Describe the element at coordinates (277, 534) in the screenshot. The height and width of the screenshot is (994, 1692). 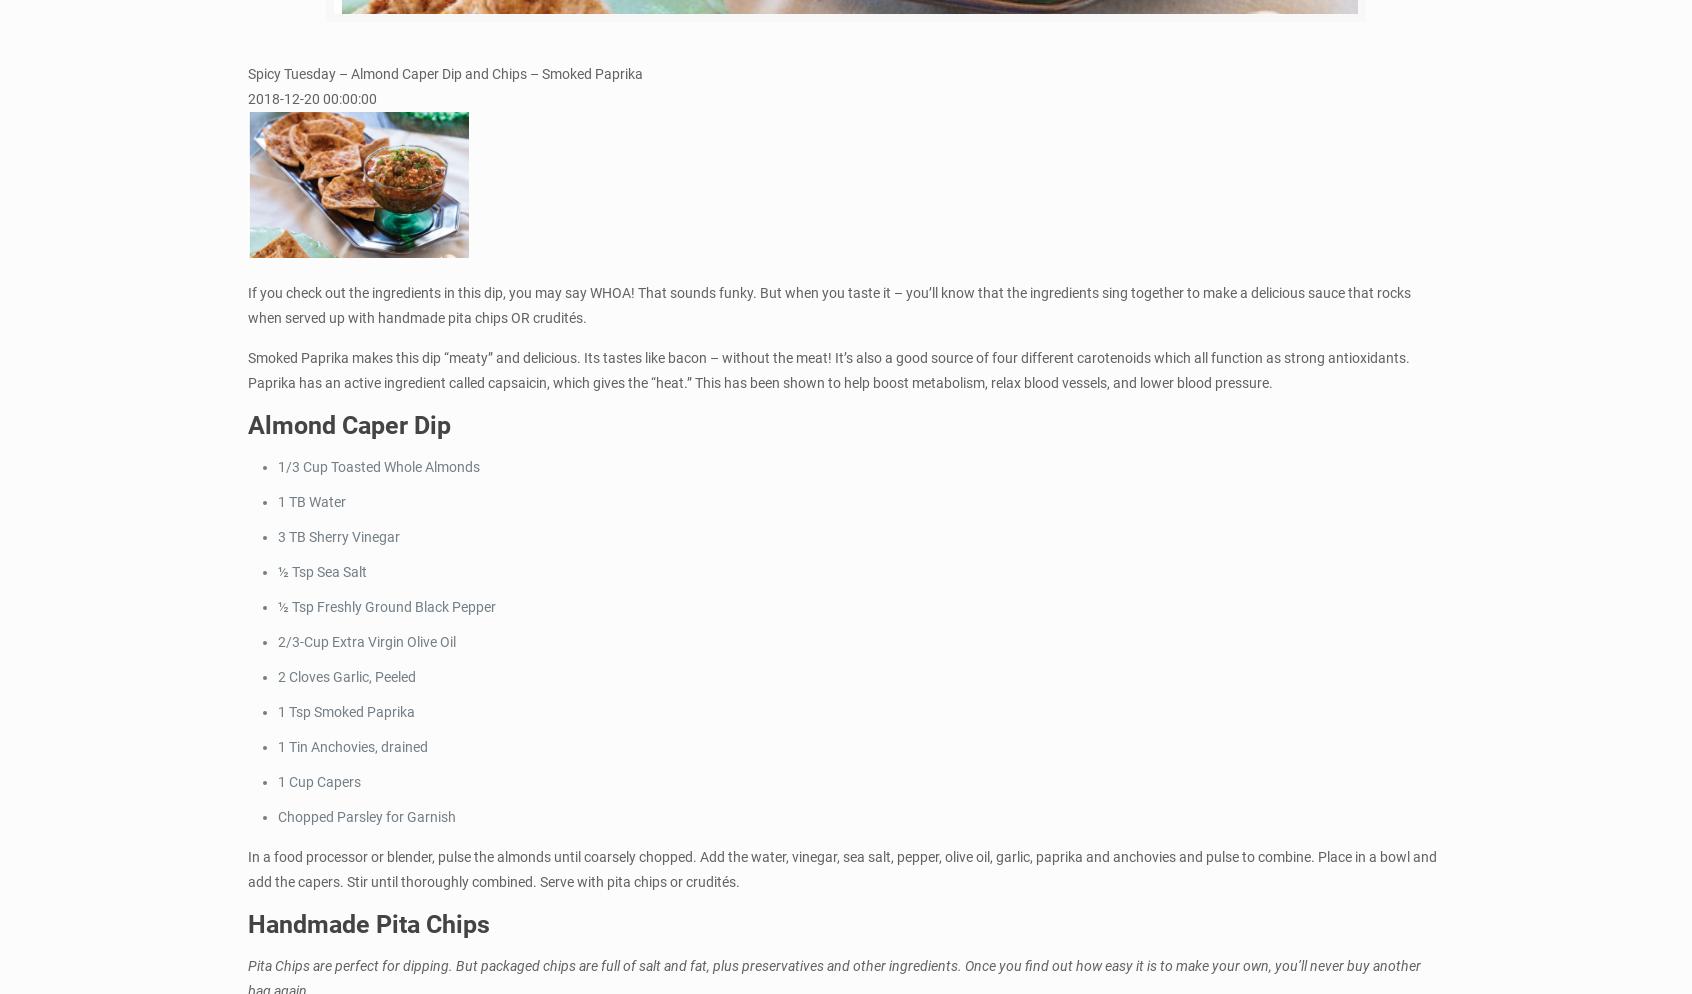
I see `'3 TB Sherry Vinegar'` at that location.